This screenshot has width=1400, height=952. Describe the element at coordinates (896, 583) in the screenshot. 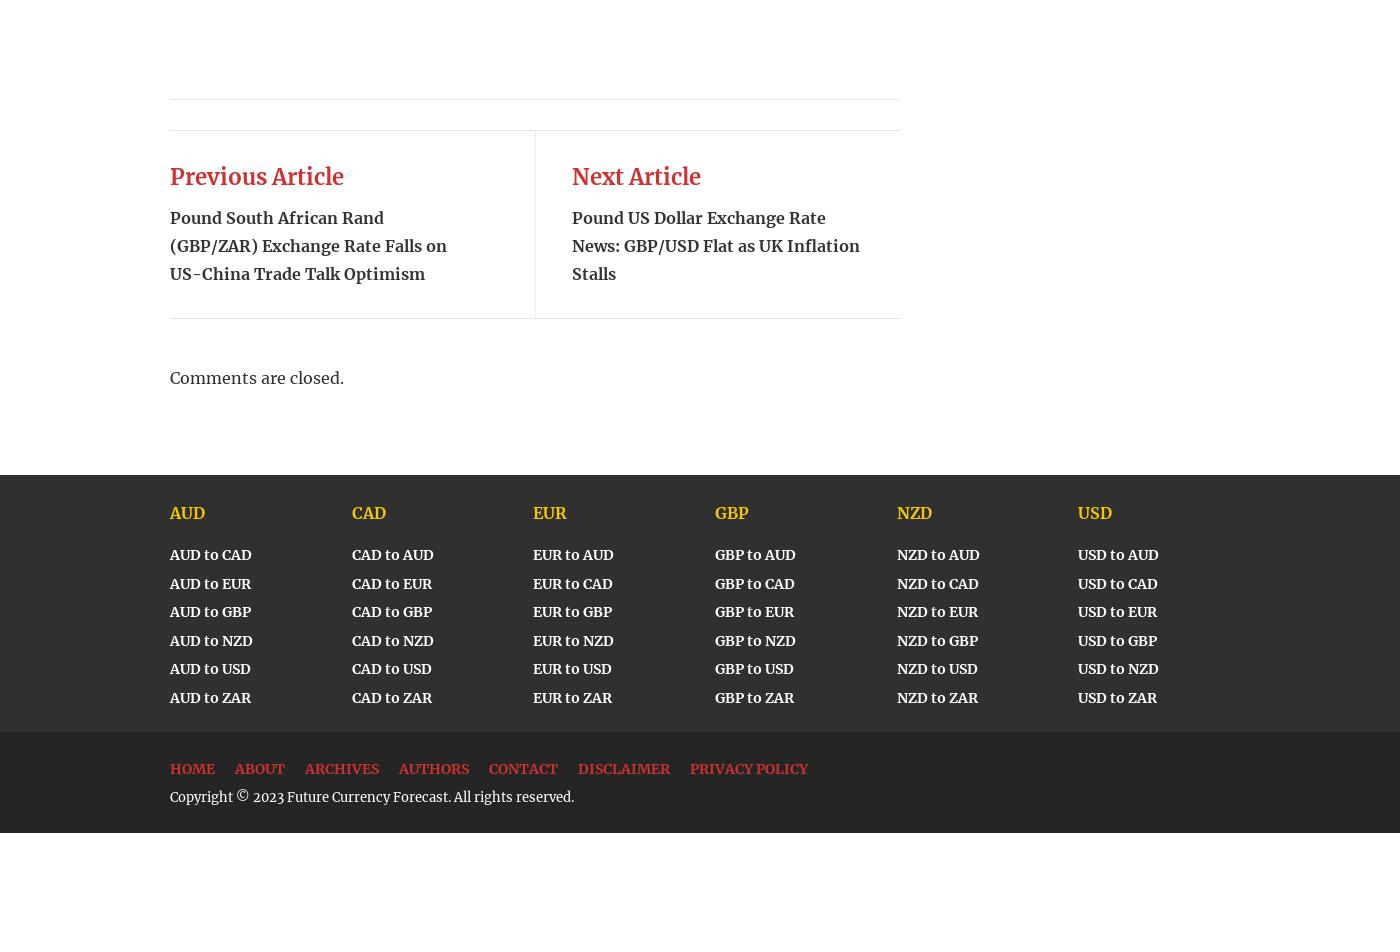

I see `'NZD to CAD'` at that location.